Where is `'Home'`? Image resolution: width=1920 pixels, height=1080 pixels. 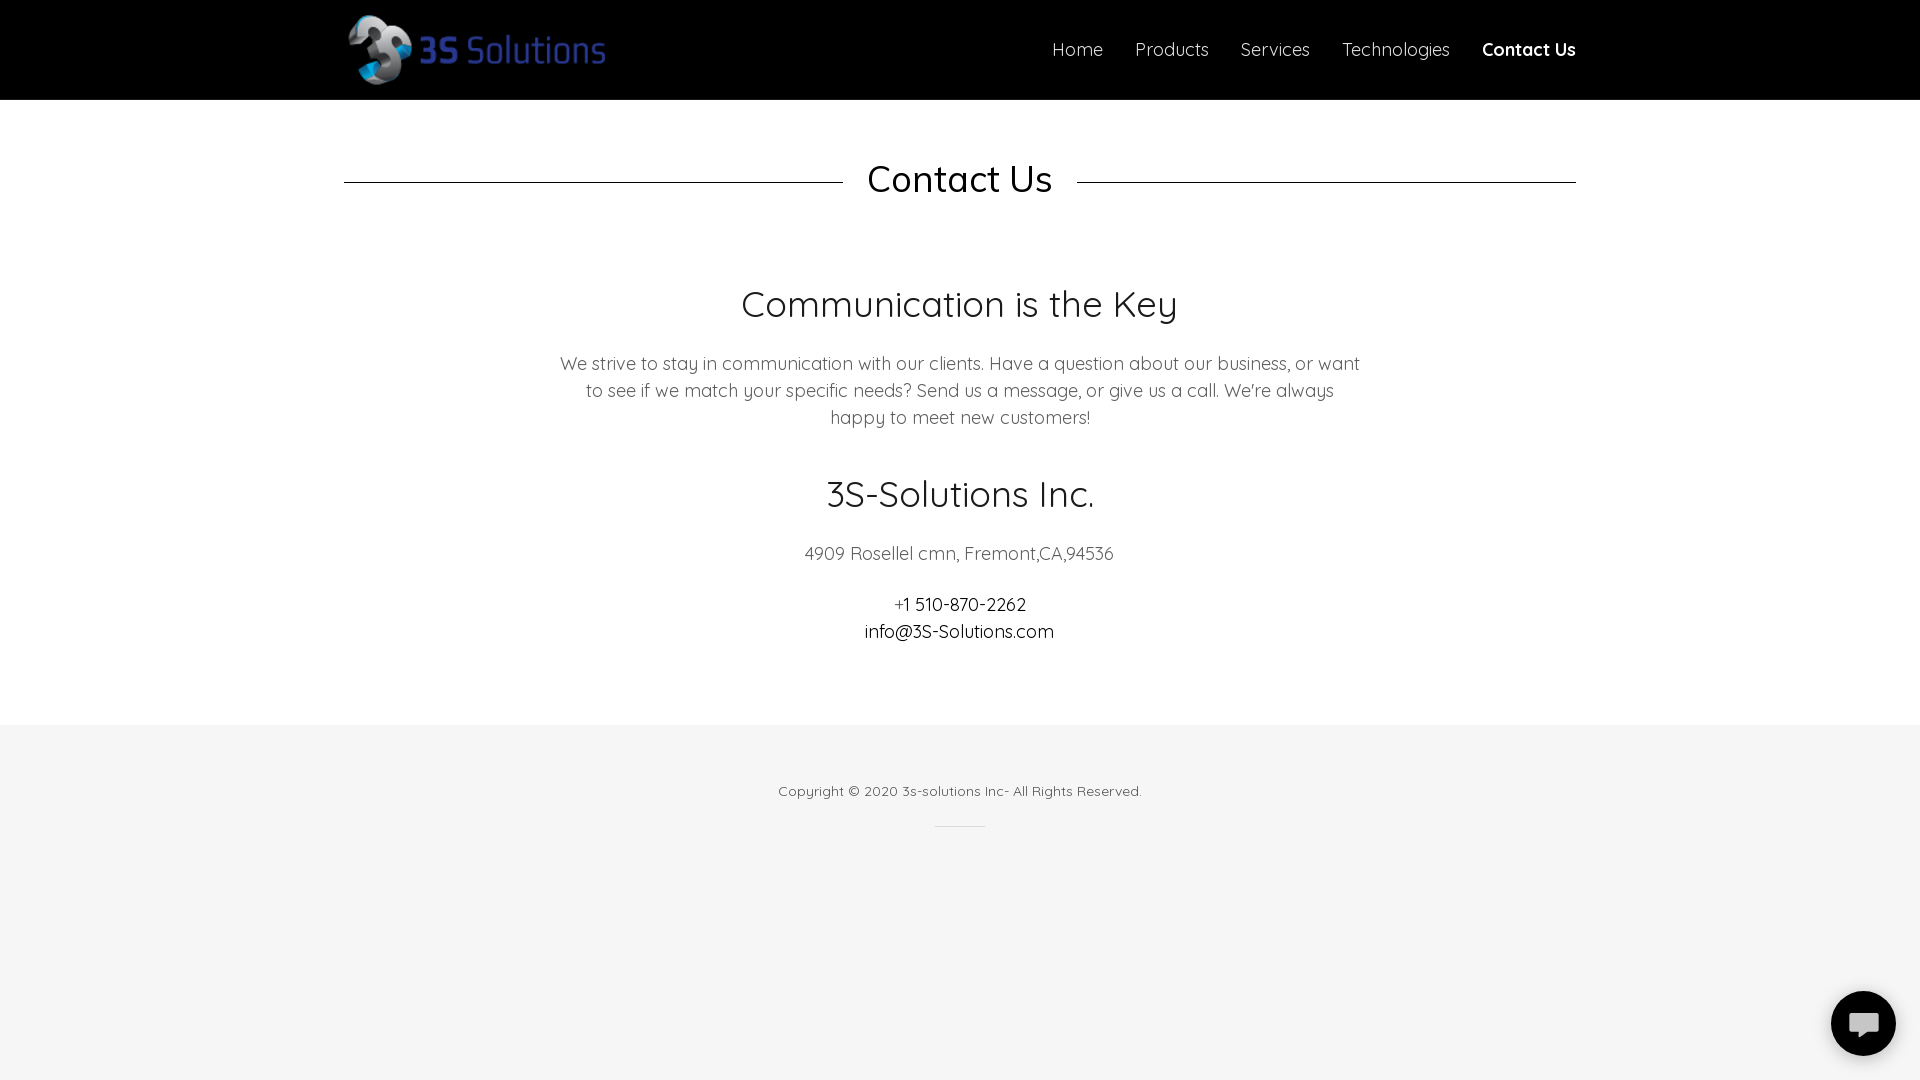 'Home' is located at coordinates (1076, 49).